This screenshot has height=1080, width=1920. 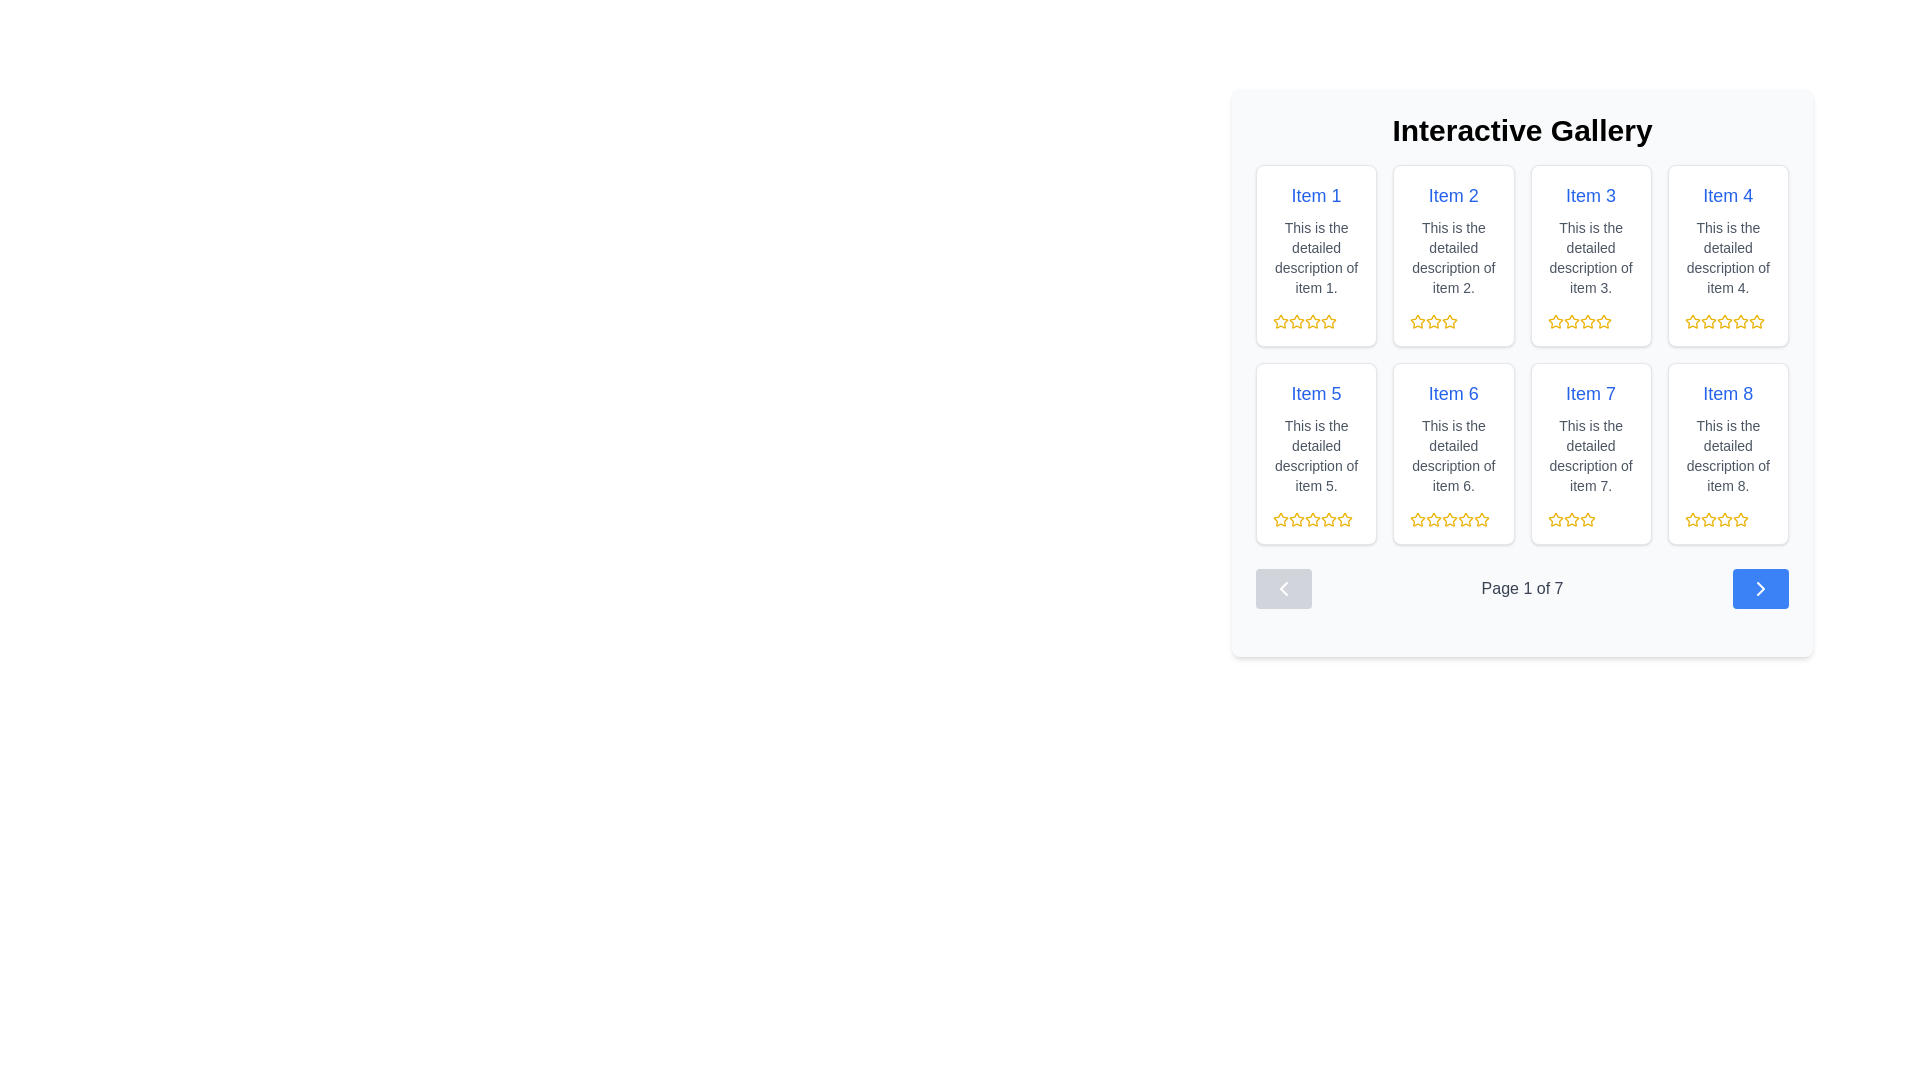 What do you see at coordinates (1691, 519) in the screenshot?
I see `the first star icon in the rating system located under the eighth item in the gallery` at bounding box center [1691, 519].